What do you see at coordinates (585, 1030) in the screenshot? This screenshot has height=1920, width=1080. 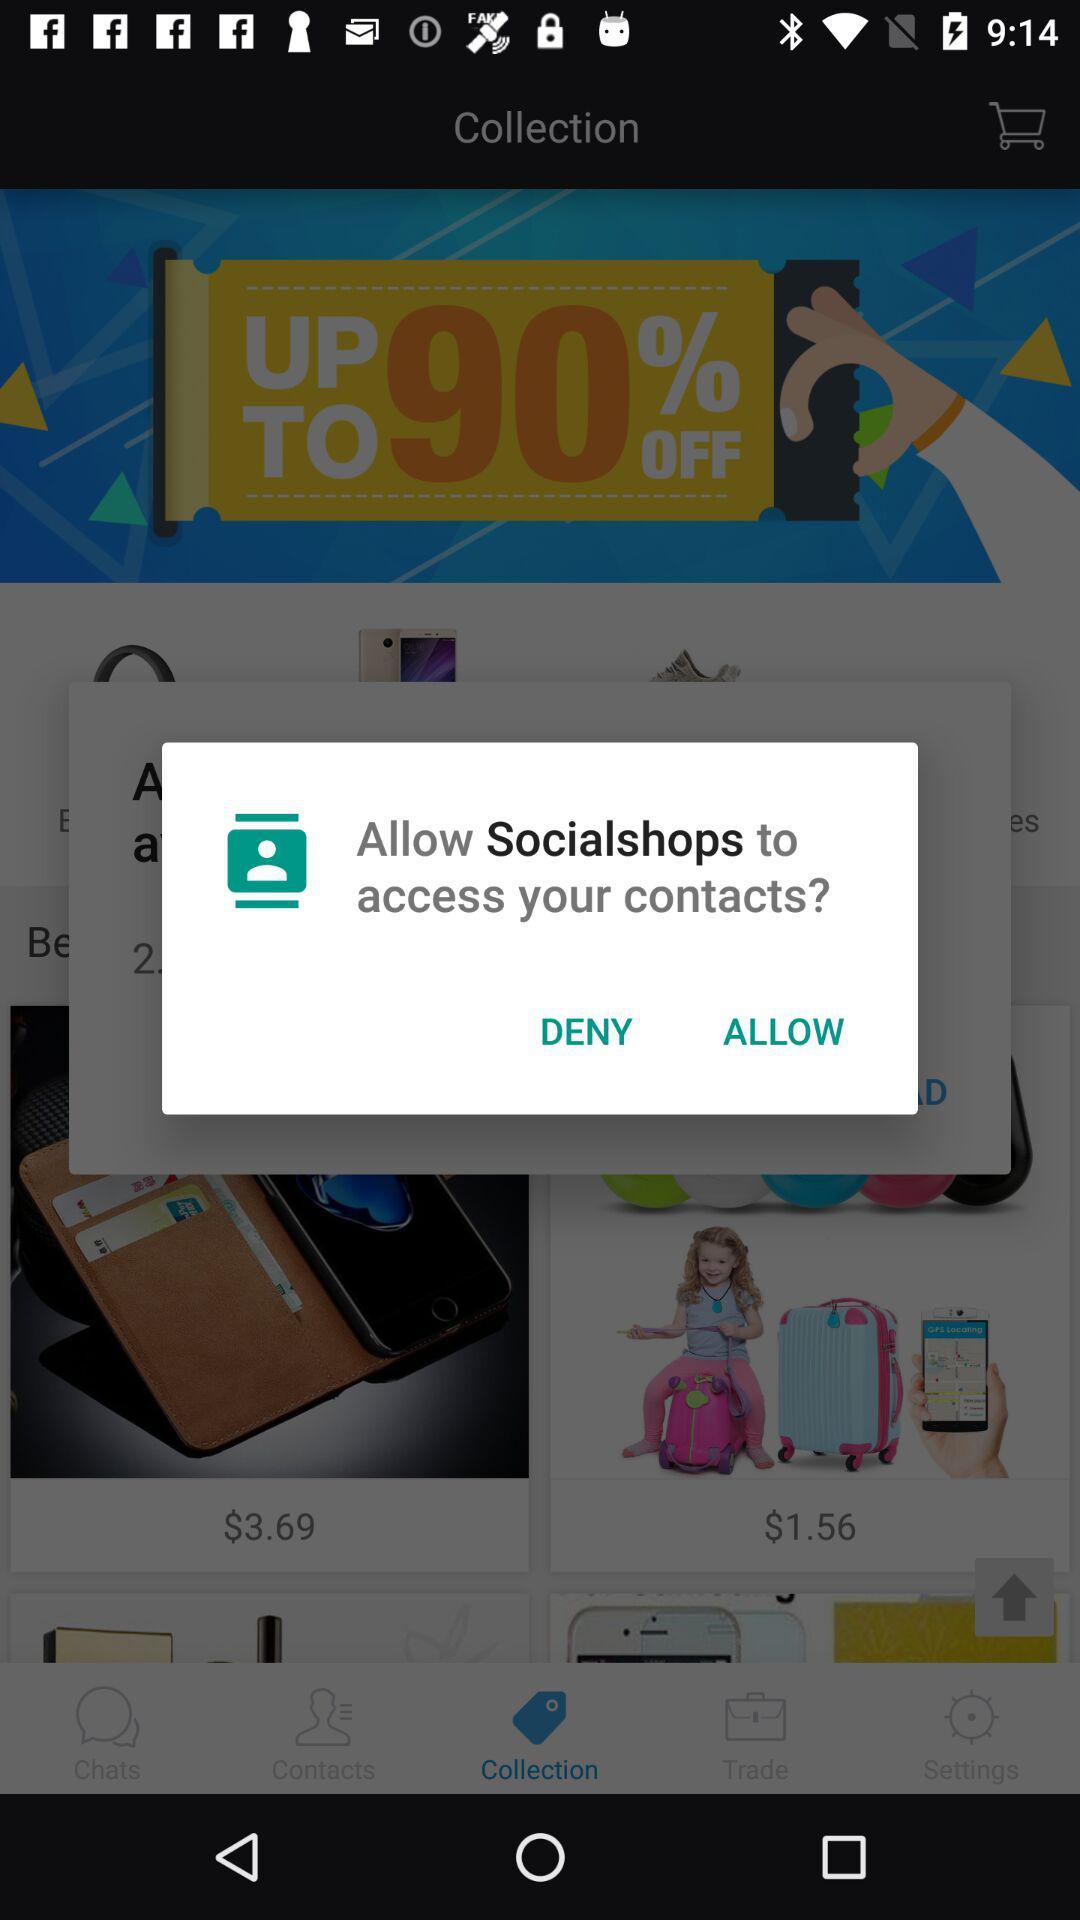 I see `the deny icon` at bounding box center [585, 1030].